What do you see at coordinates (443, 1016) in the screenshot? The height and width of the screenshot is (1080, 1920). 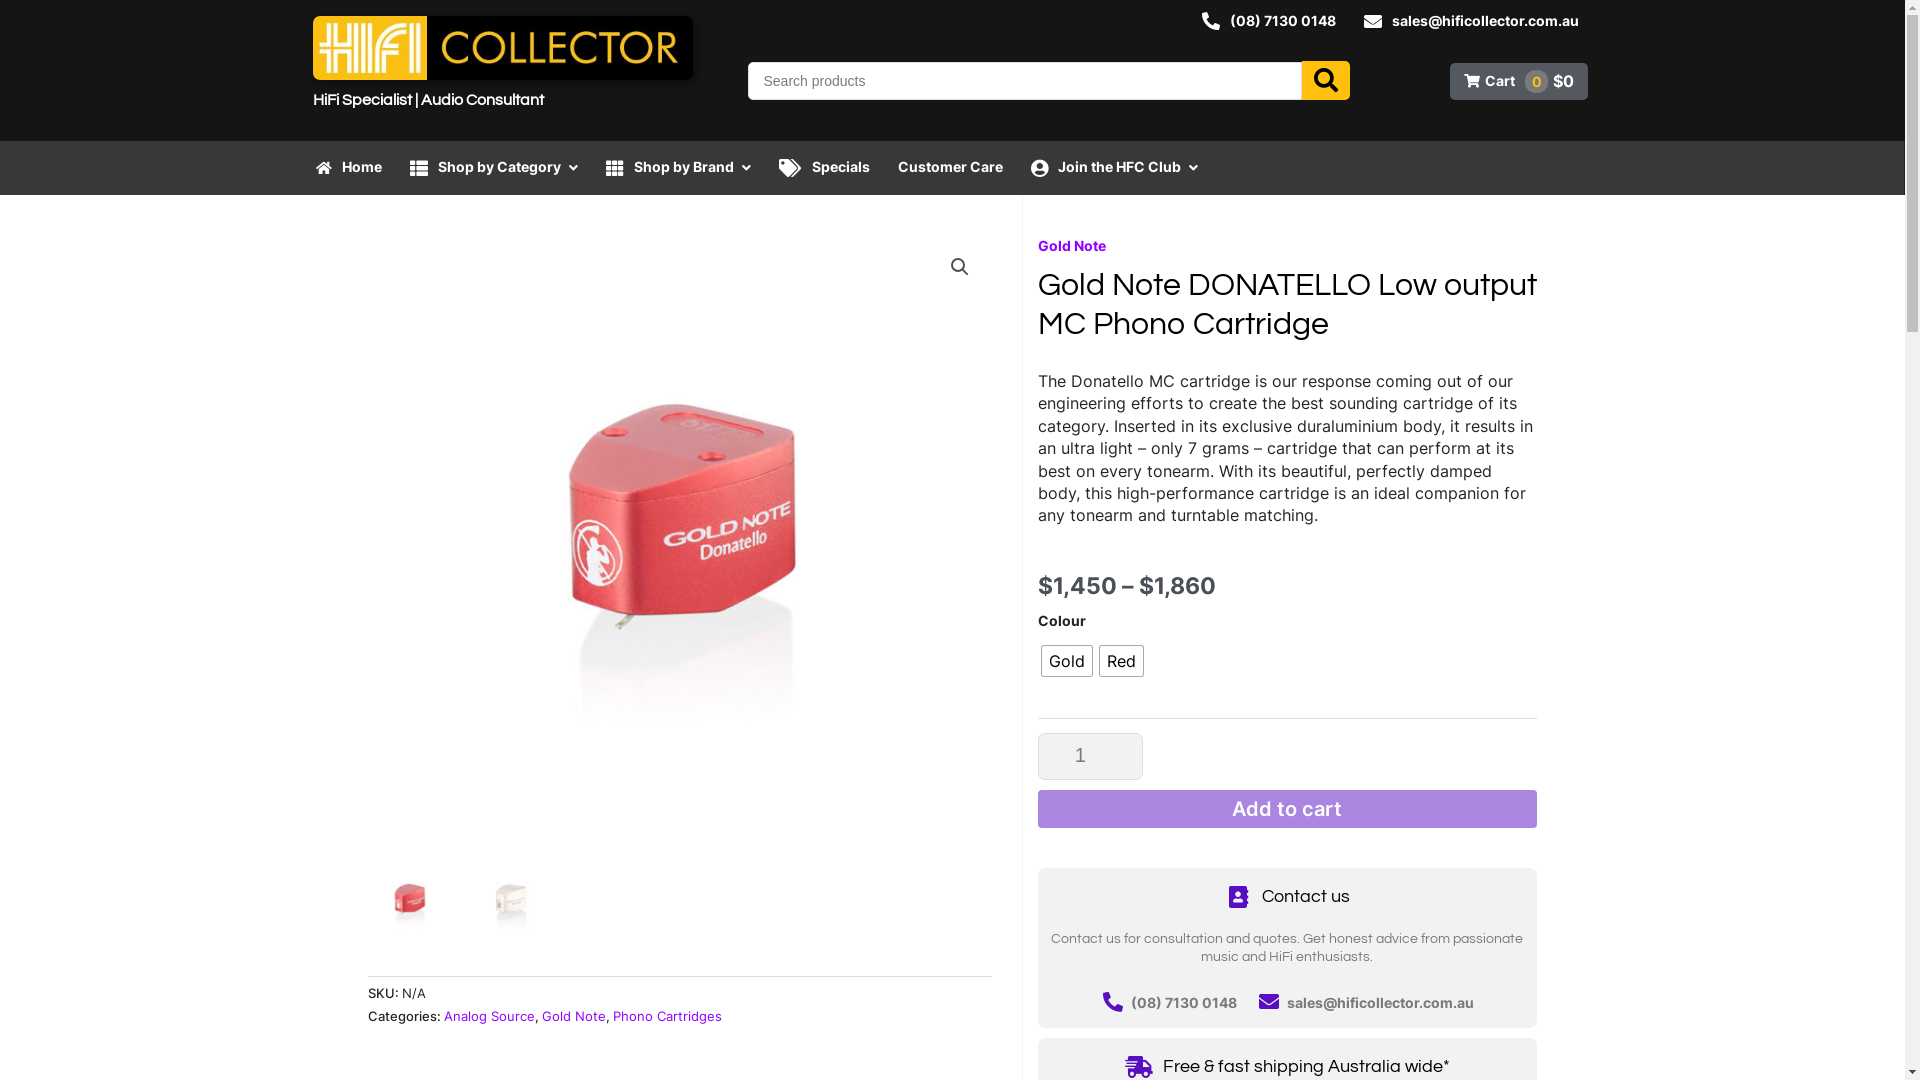 I see `'Analog Source'` at bounding box center [443, 1016].